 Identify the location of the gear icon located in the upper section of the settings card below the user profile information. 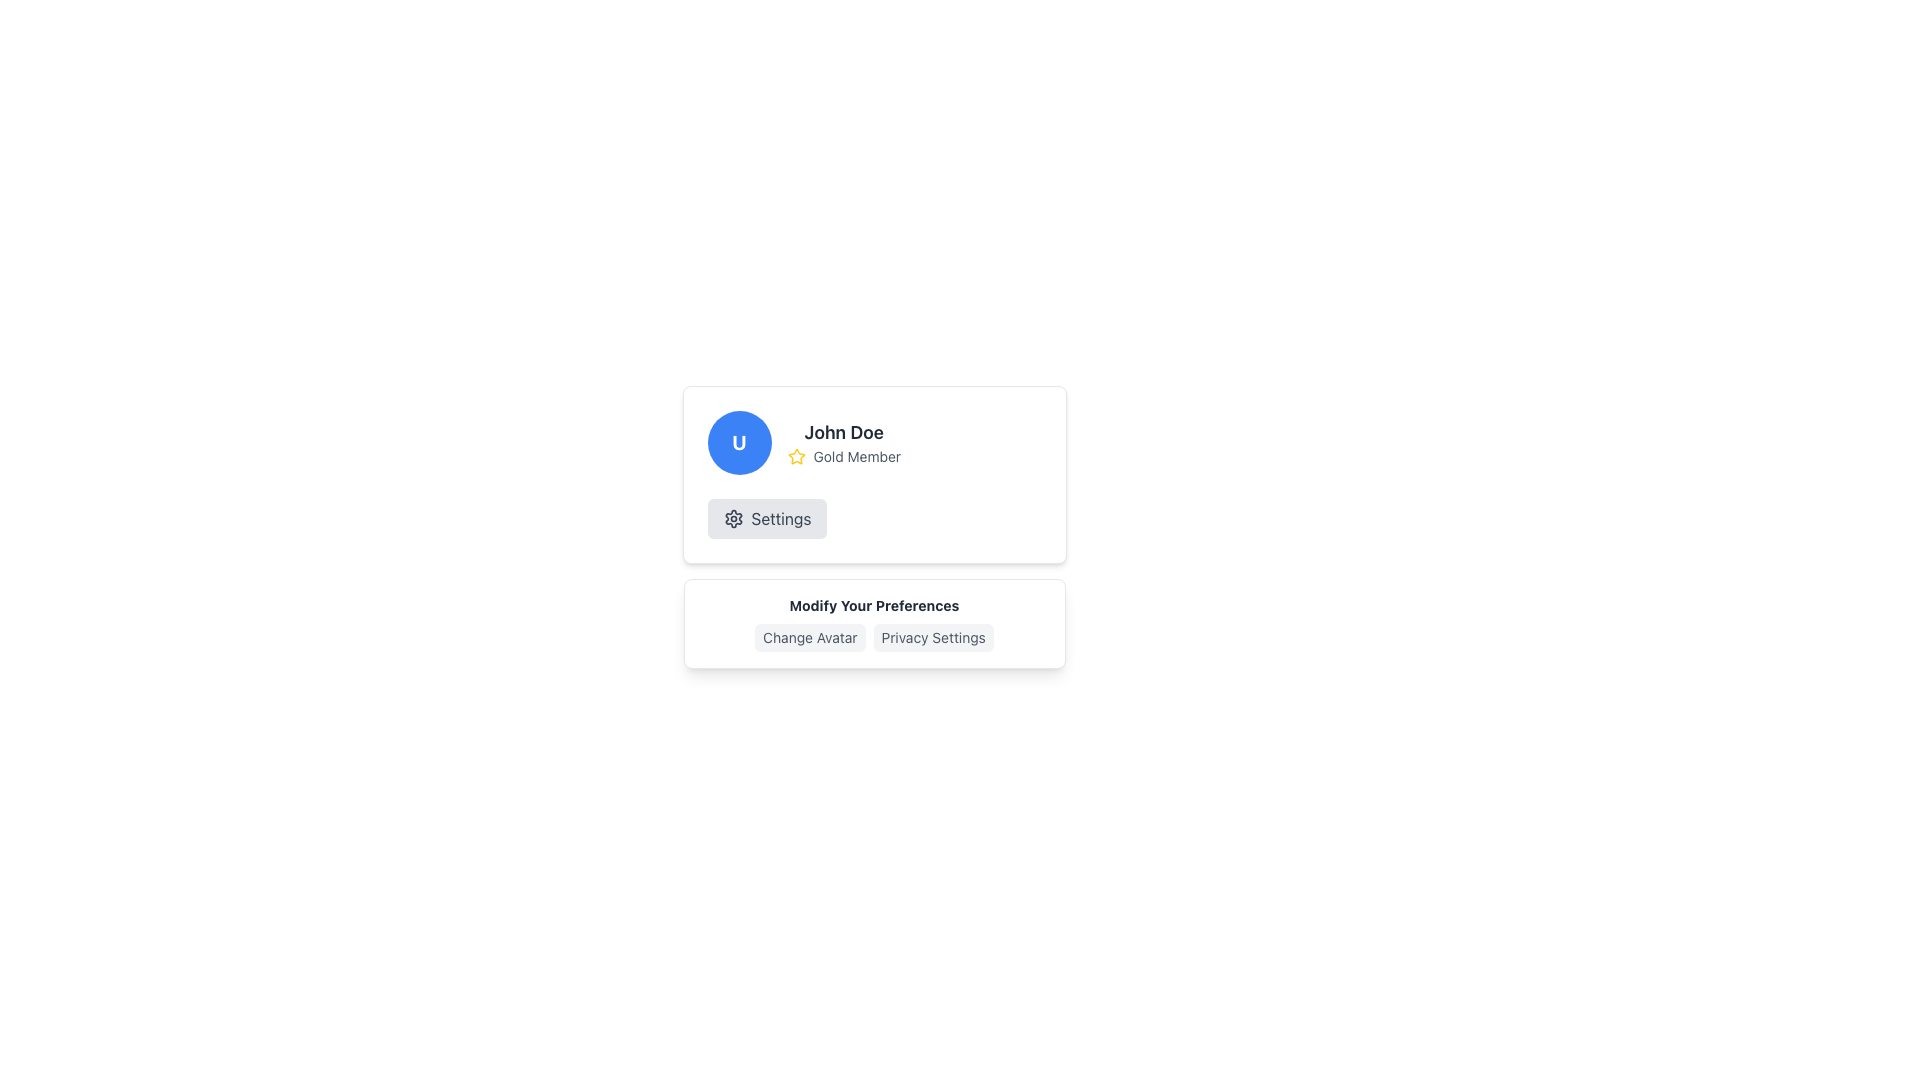
(732, 518).